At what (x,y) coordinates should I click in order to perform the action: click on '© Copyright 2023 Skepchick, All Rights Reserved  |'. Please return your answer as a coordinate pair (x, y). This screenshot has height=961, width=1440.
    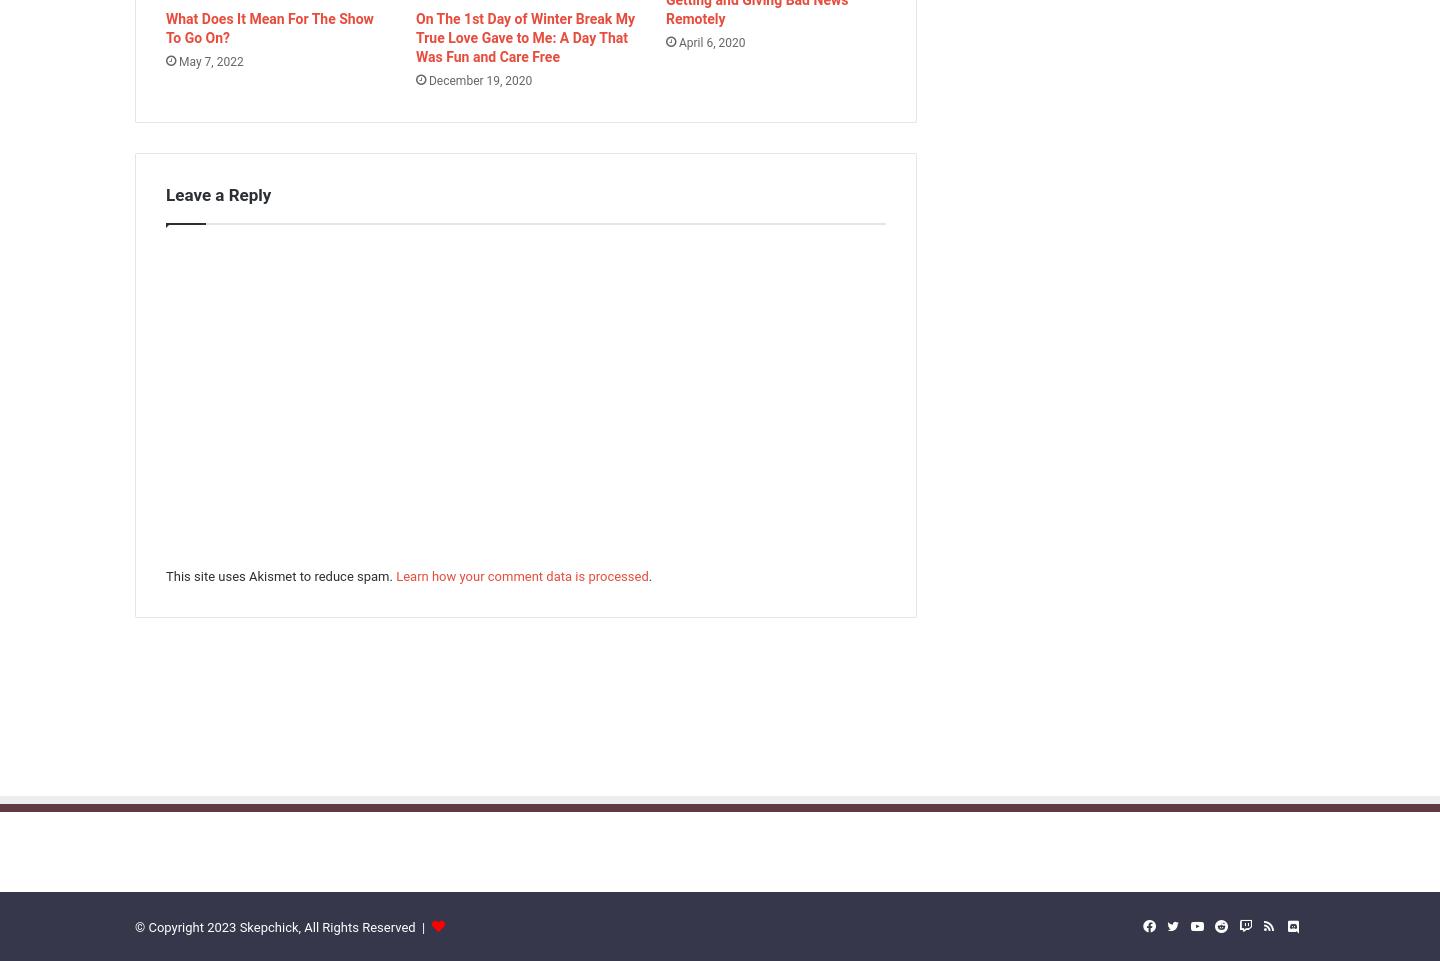
    Looking at the image, I should click on (281, 927).